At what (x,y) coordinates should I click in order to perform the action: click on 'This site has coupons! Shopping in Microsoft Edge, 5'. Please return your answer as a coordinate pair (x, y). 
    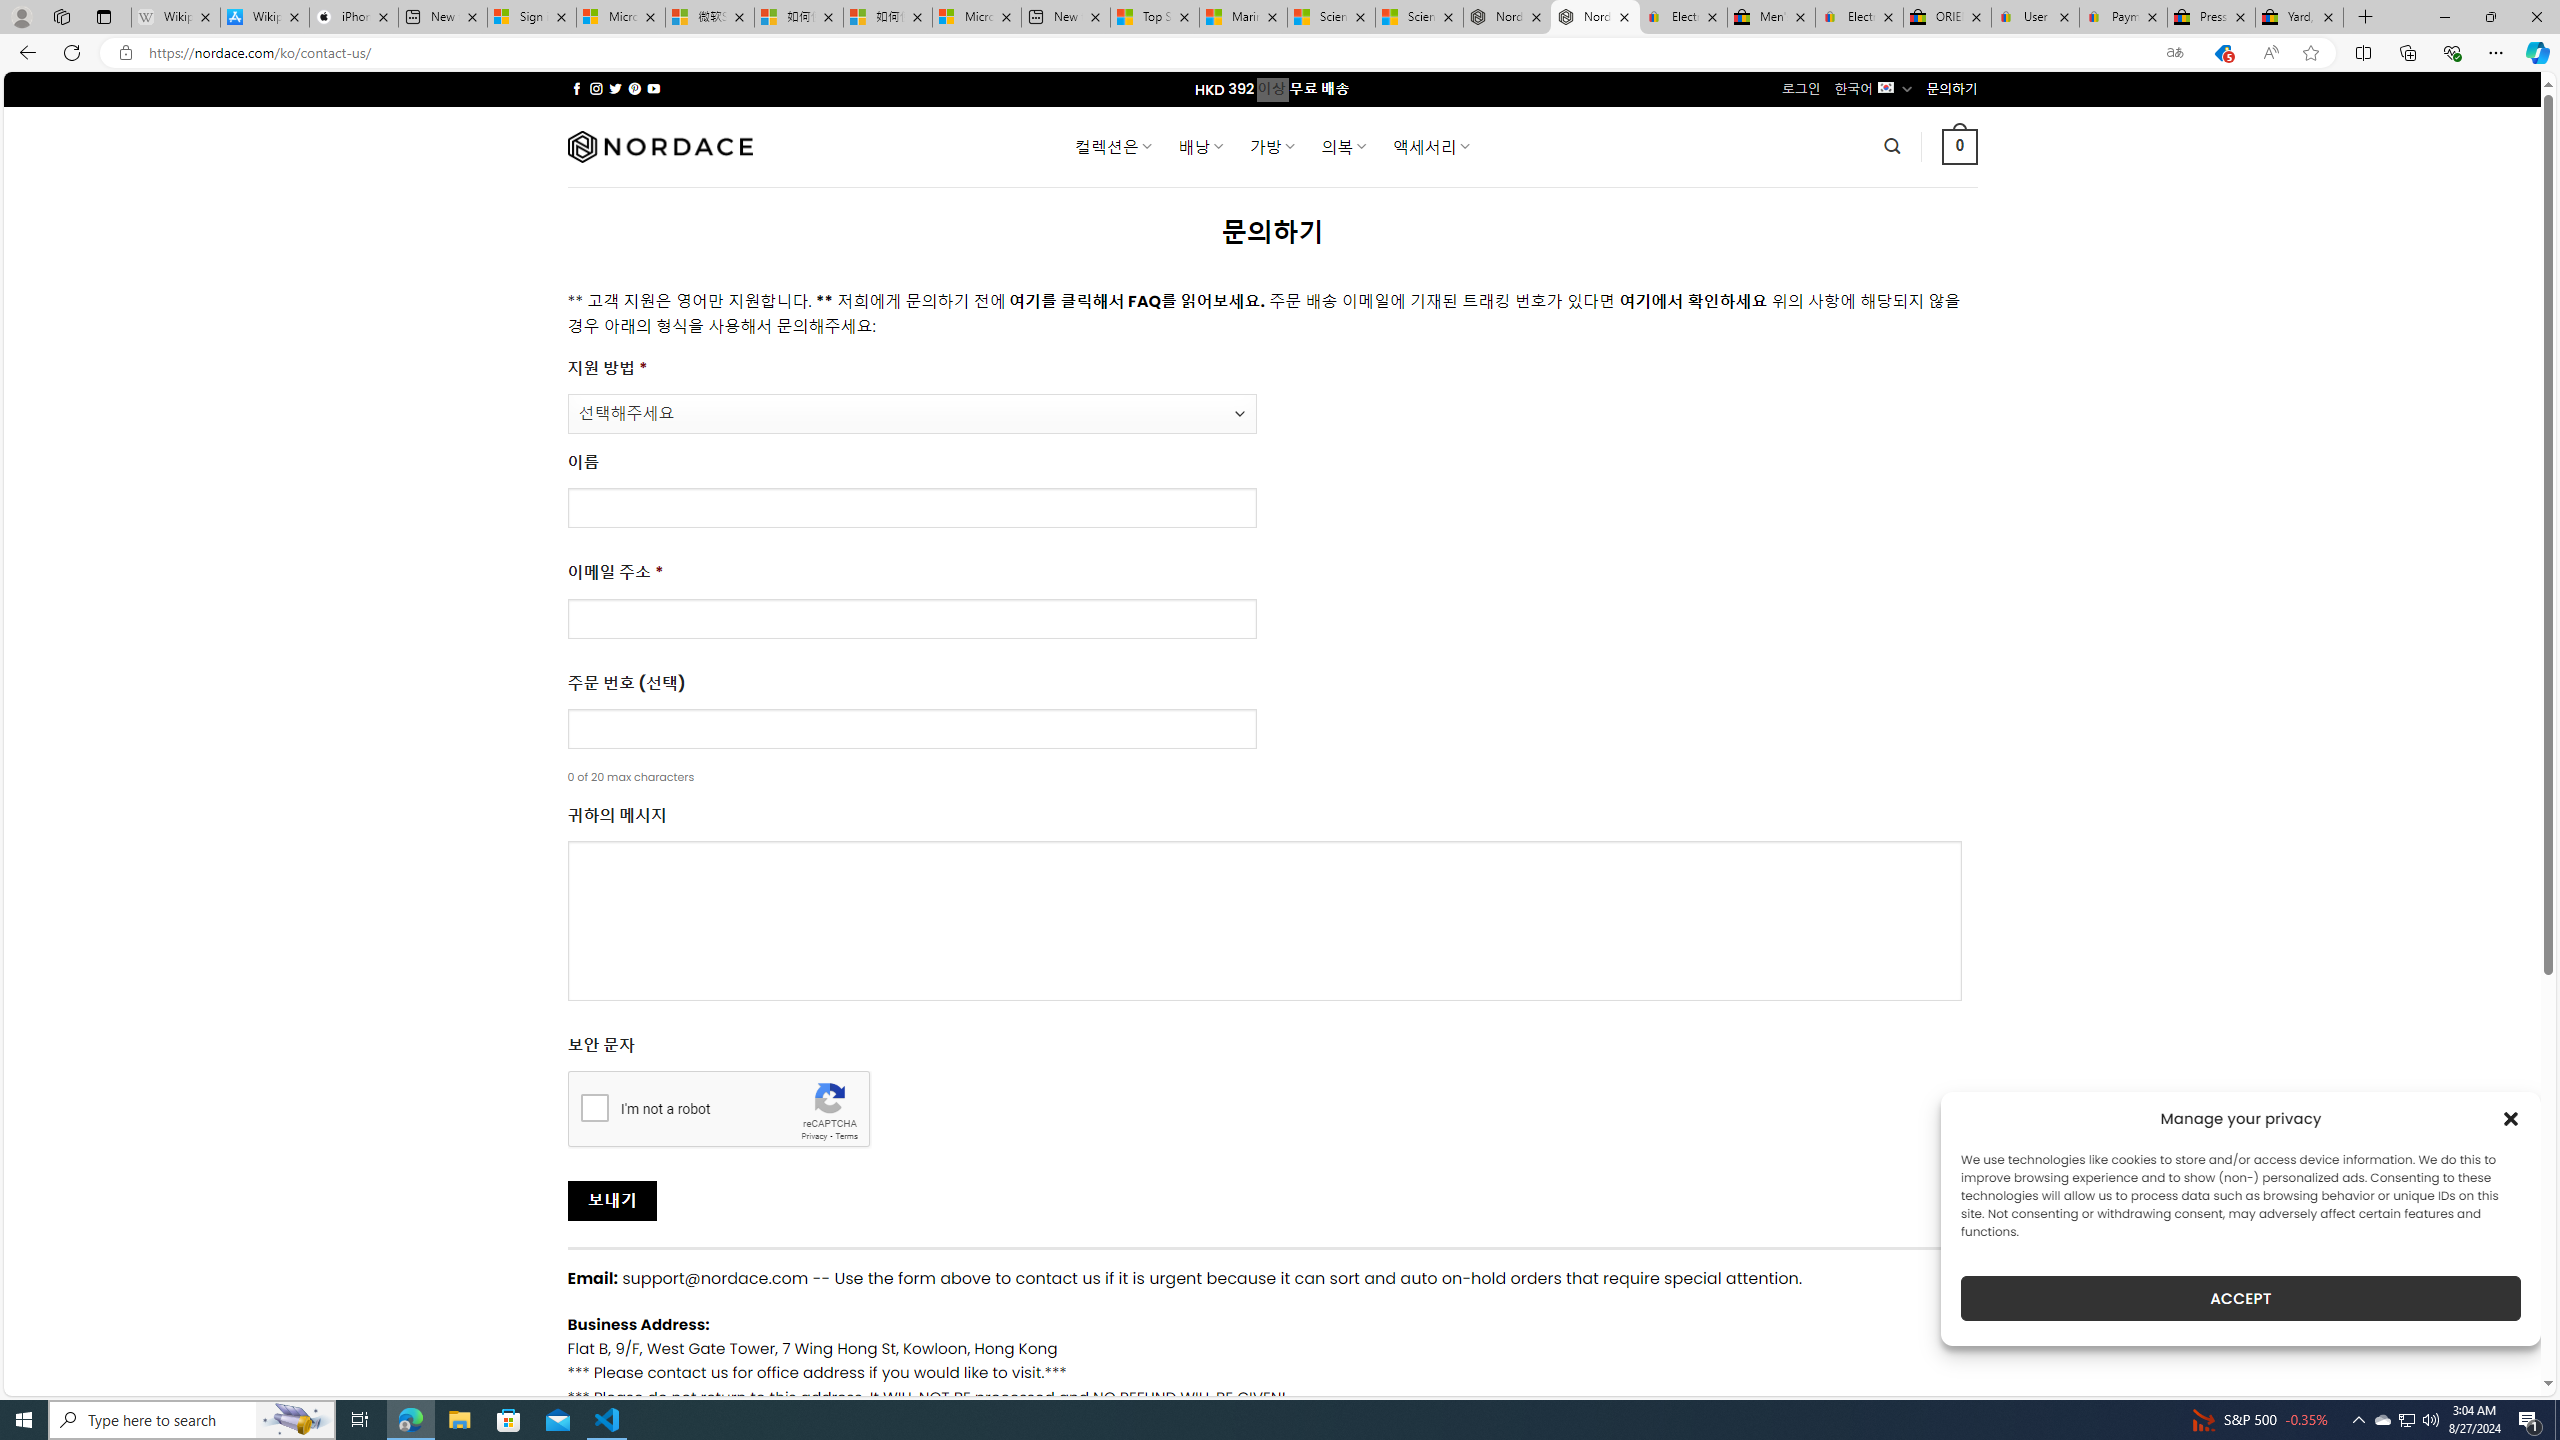
    Looking at the image, I should click on (2221, 53).